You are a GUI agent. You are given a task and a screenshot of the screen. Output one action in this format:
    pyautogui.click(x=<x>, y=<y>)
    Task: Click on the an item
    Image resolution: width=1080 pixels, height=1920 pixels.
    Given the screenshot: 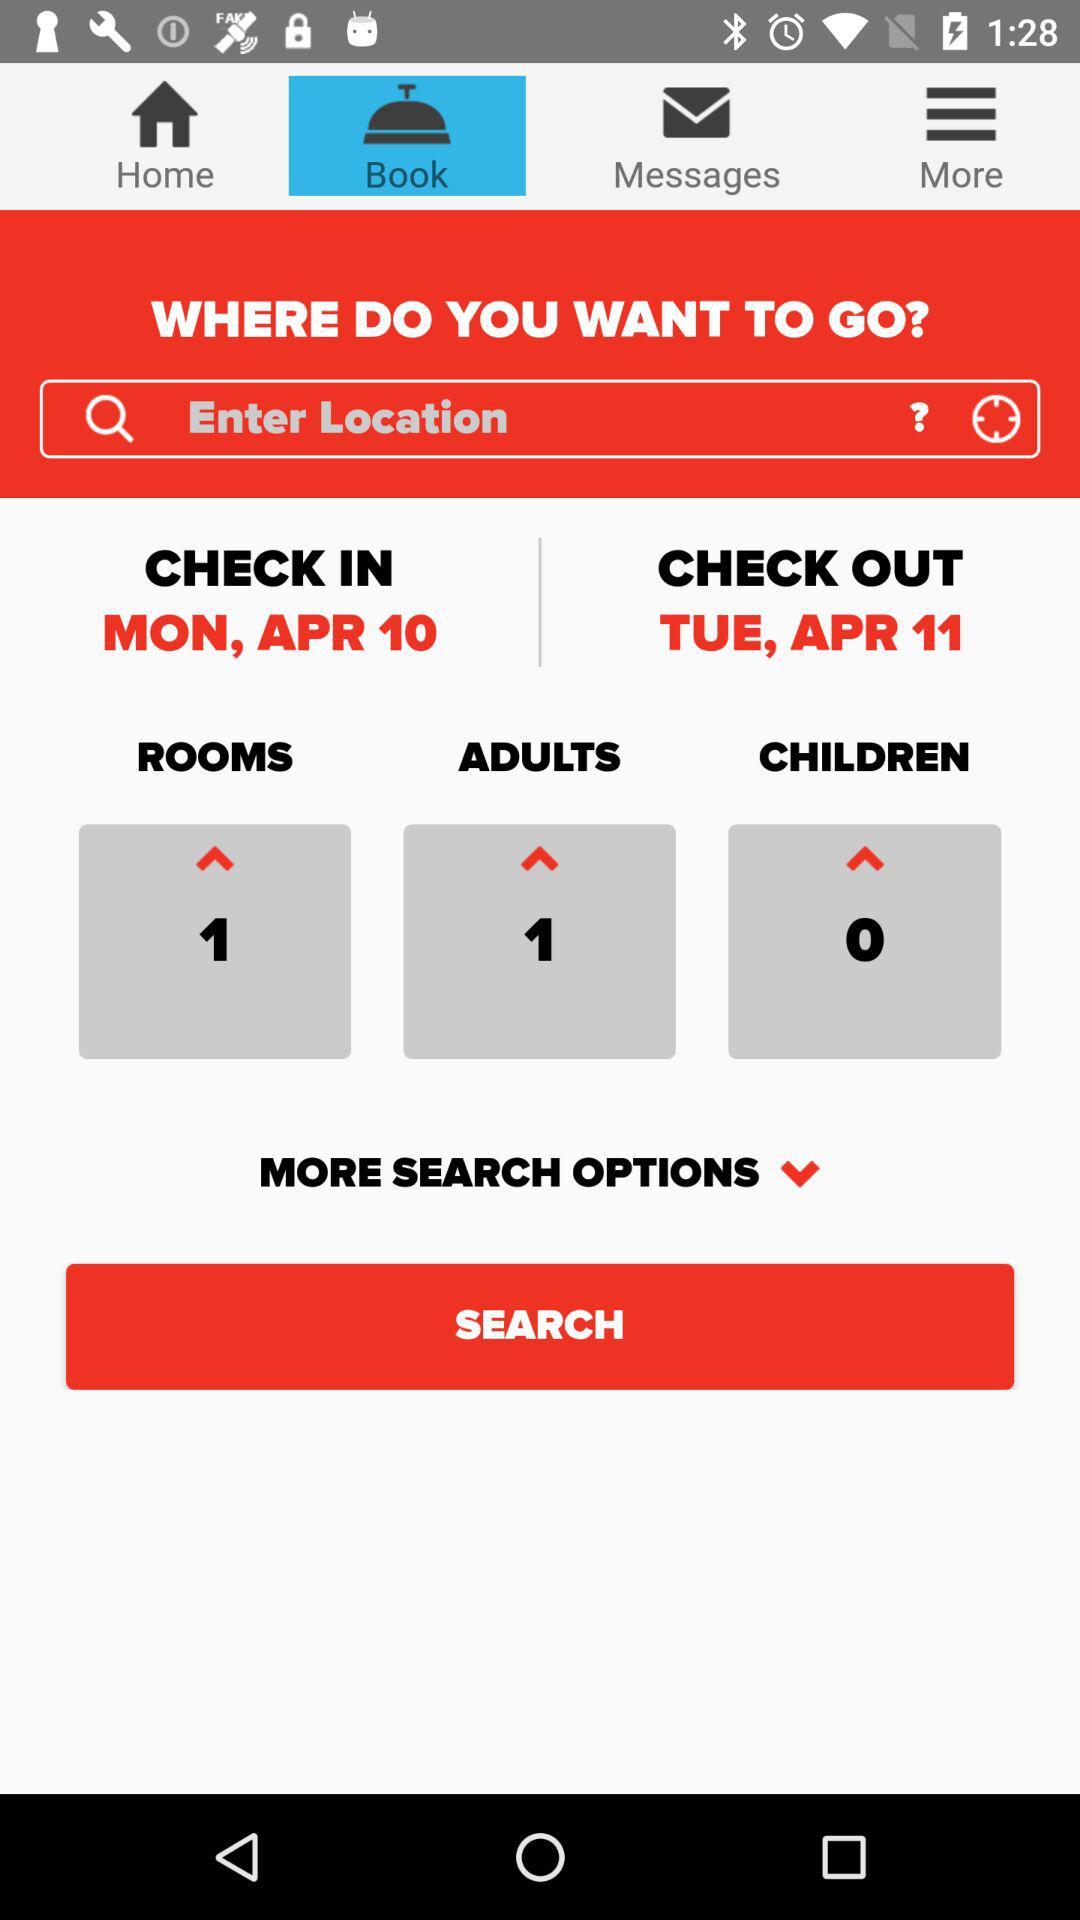 What is the action you would take?
    pyautogui.click(x=538, y=863)
    